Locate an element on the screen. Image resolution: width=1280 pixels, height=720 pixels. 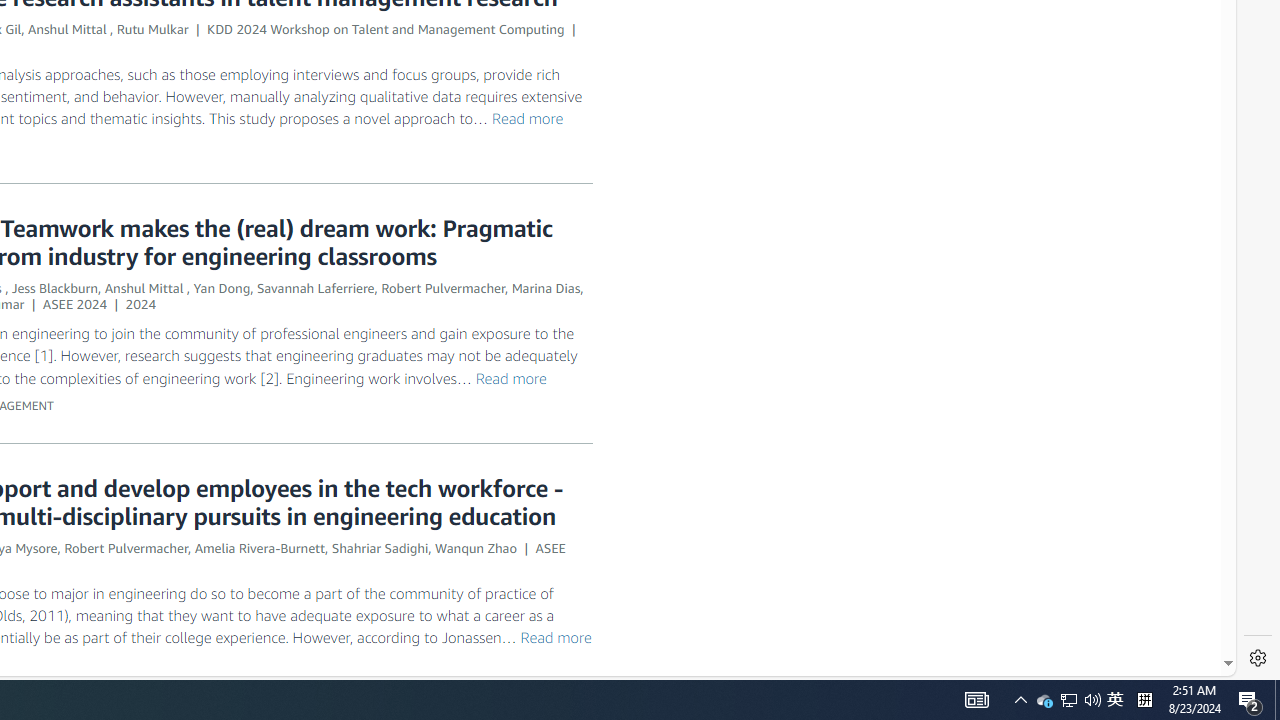
'Shahriar Sadighi' is located at coordinates (380, 547).